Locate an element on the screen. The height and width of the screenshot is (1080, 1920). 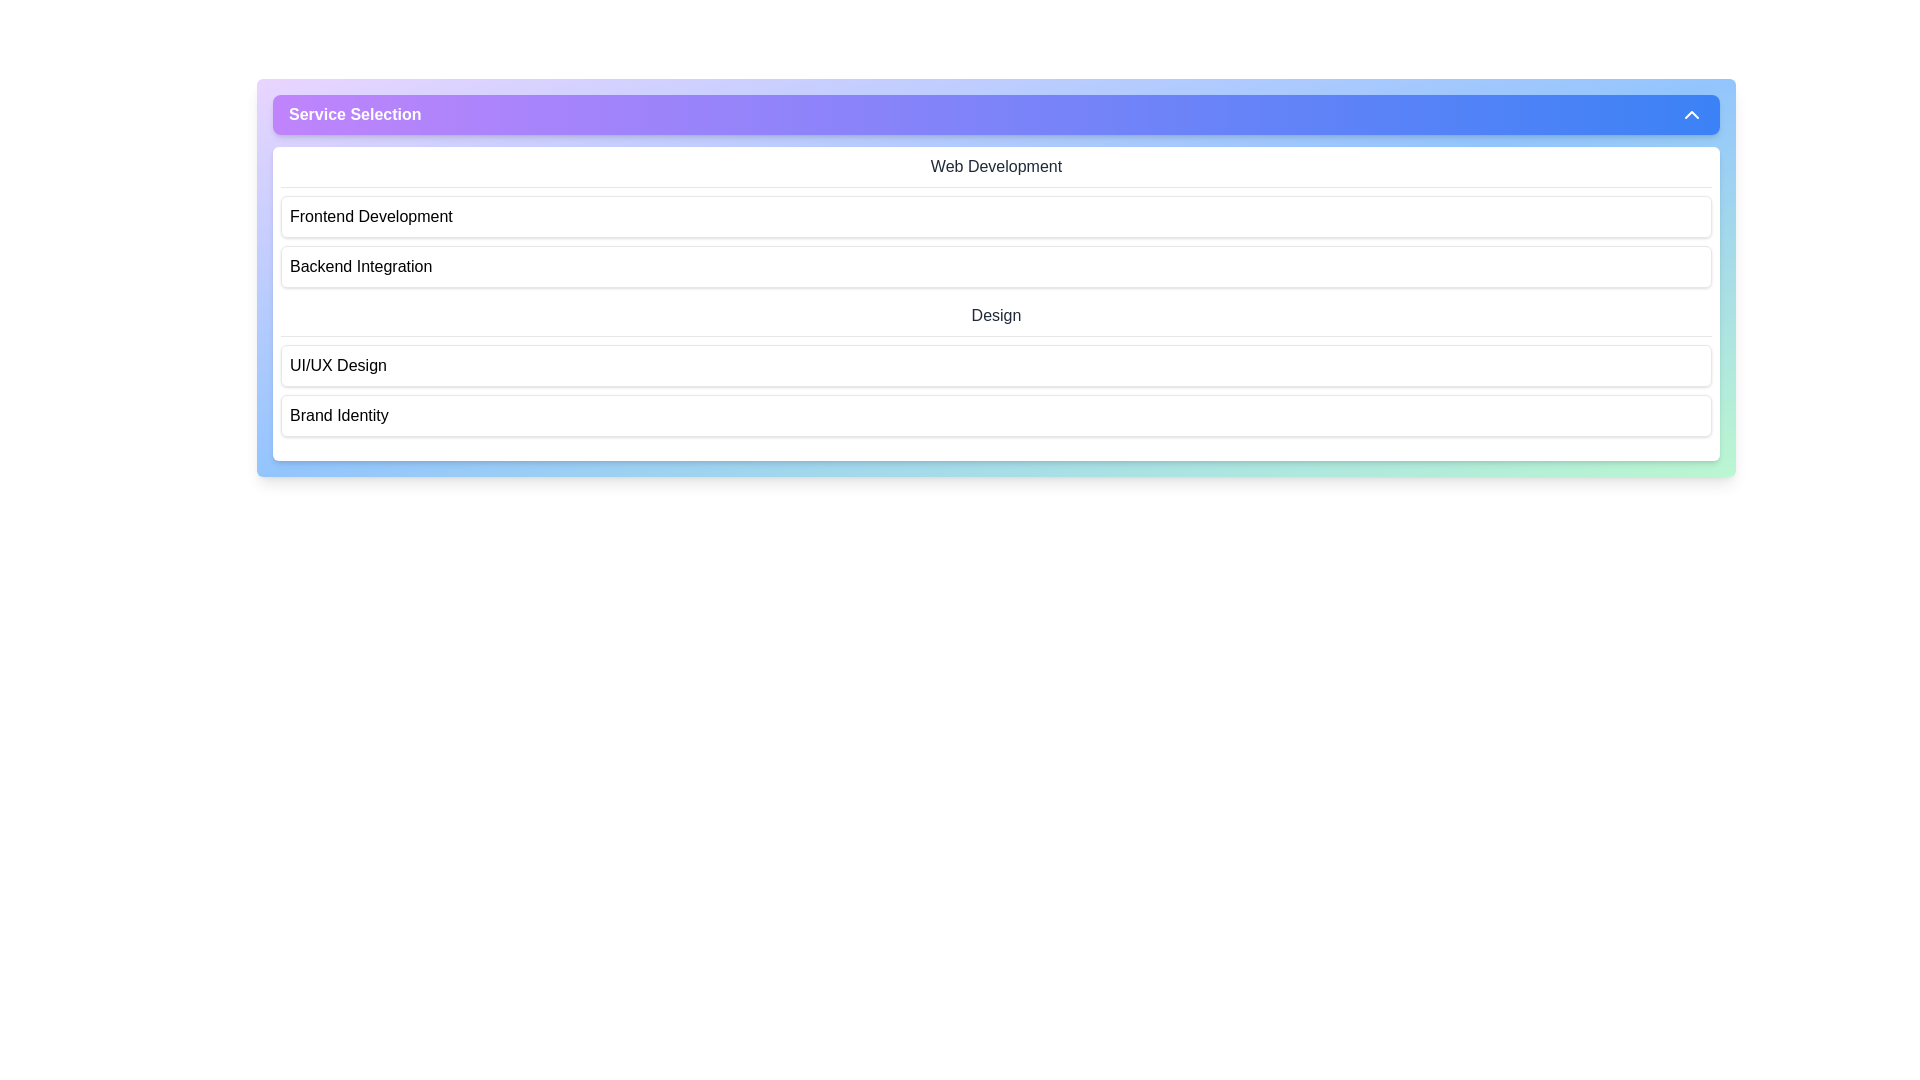
the 'Brand Identity' button located under the 'Design' section of the 'Service Selection' box is located at coordinates (996, 415).